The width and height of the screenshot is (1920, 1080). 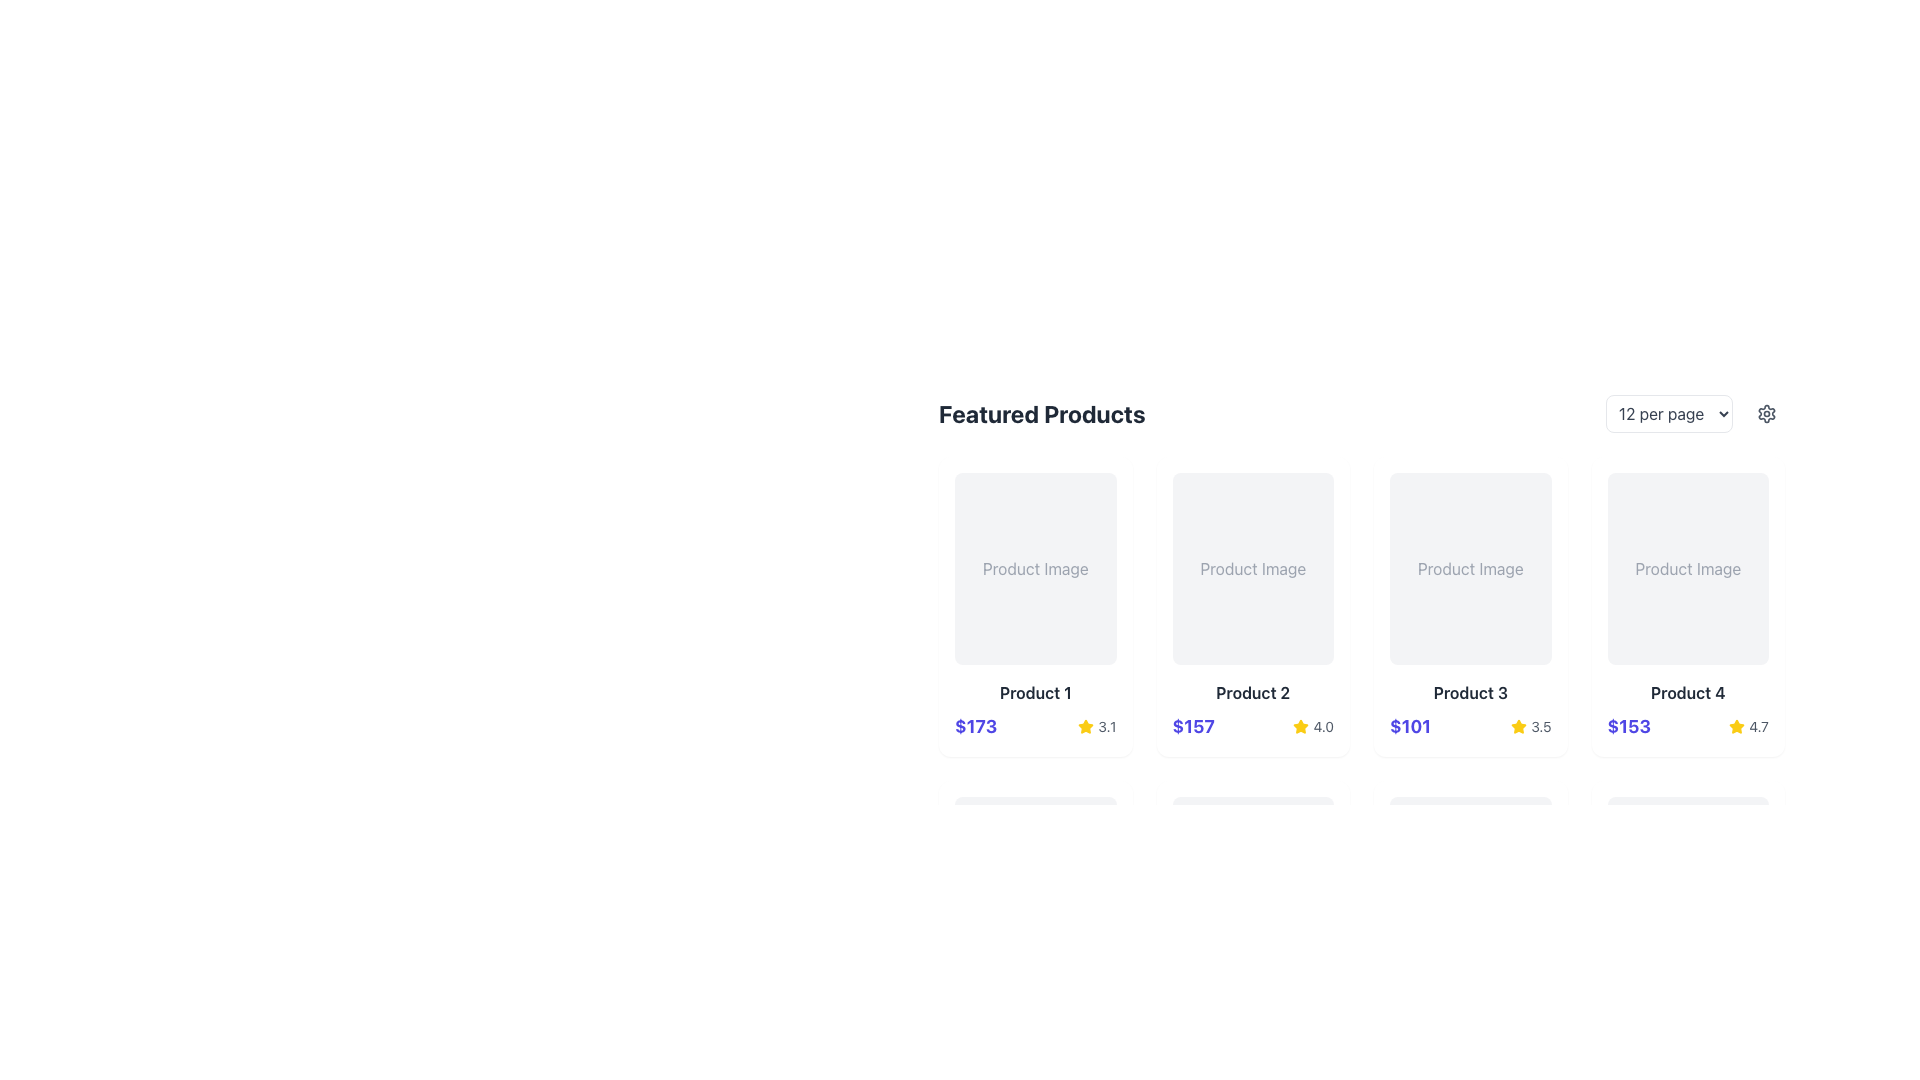 What do you see at coordinates (1252, 692) in the screenshot?
I see `text label displaying 'Product 2' in bold, dark gray color, located below the image placeholder in the second card of the 'Featured Products' section` at bounding box center [1252, 692].